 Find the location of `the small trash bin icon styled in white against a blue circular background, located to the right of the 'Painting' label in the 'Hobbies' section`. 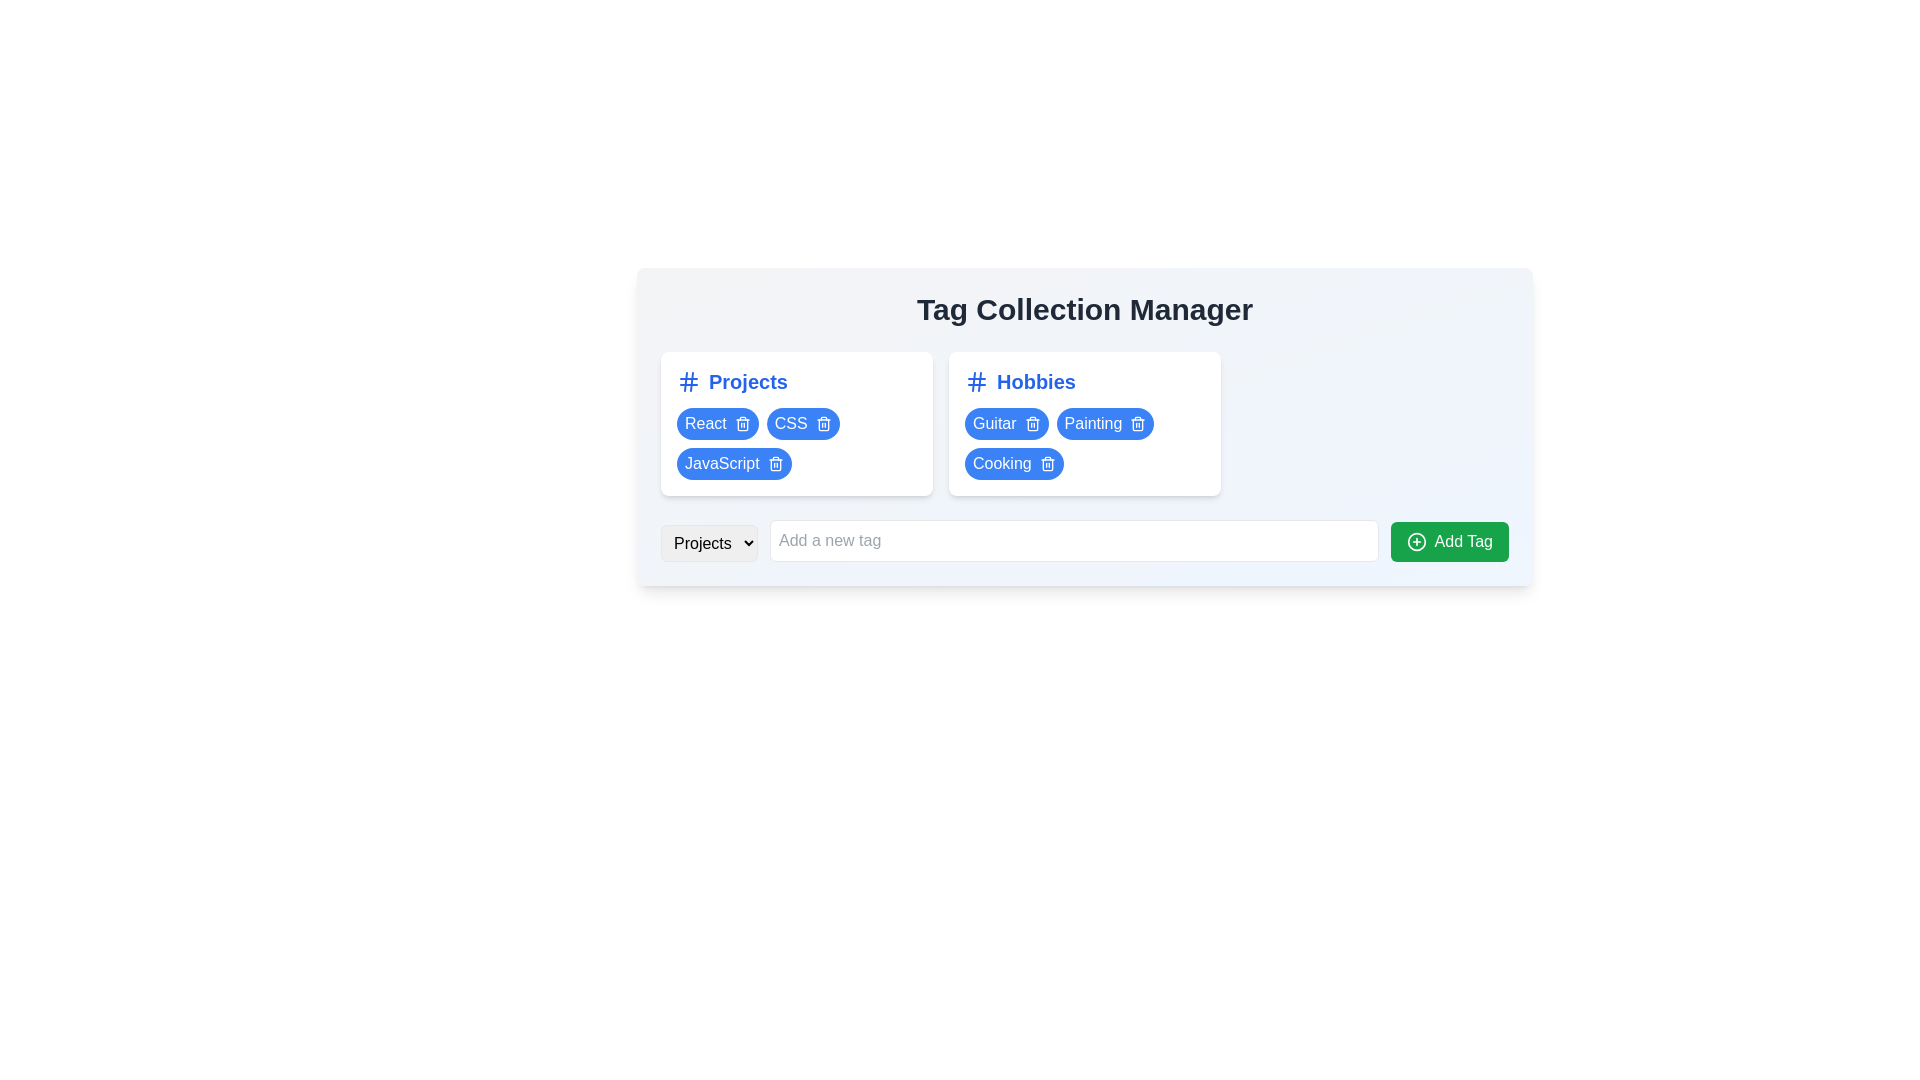

the small trash bin icon styled in white against a blue circular background, located to the right of the 'Painting' label in the 'Hobbies' section is located at coordinates (1138, 423).